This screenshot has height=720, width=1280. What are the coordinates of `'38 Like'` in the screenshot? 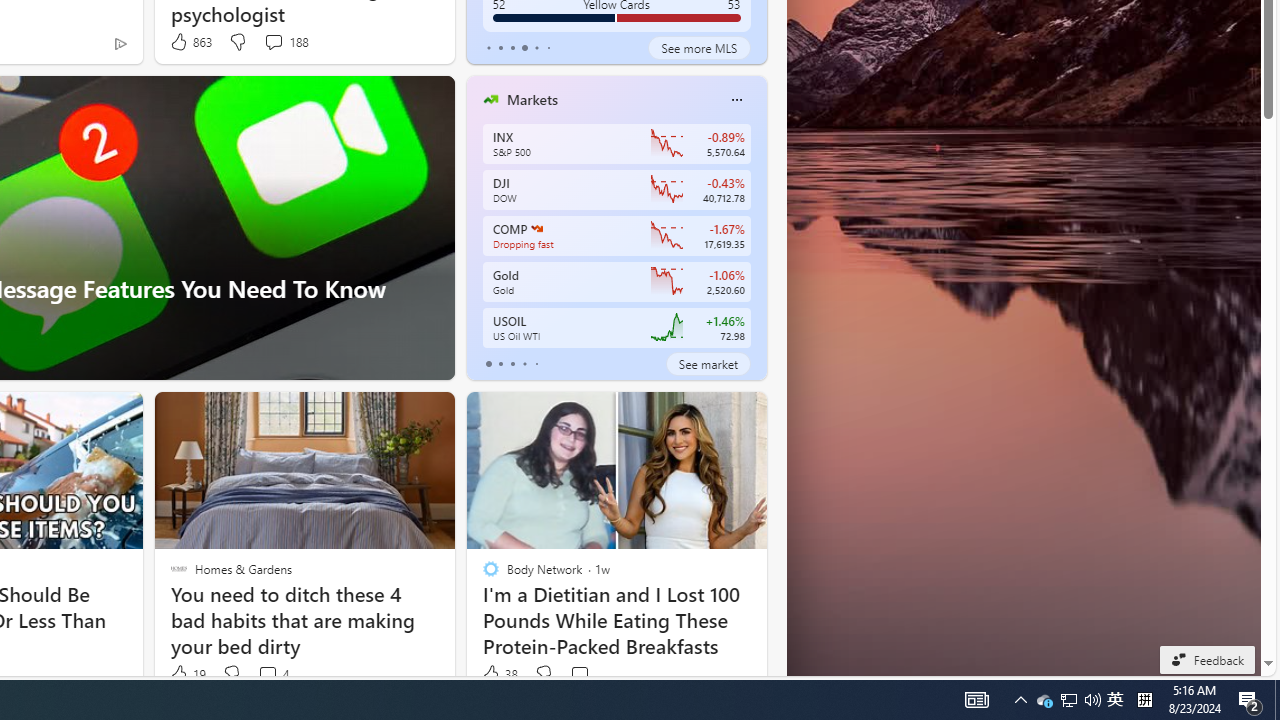 It's located at (499, 674).